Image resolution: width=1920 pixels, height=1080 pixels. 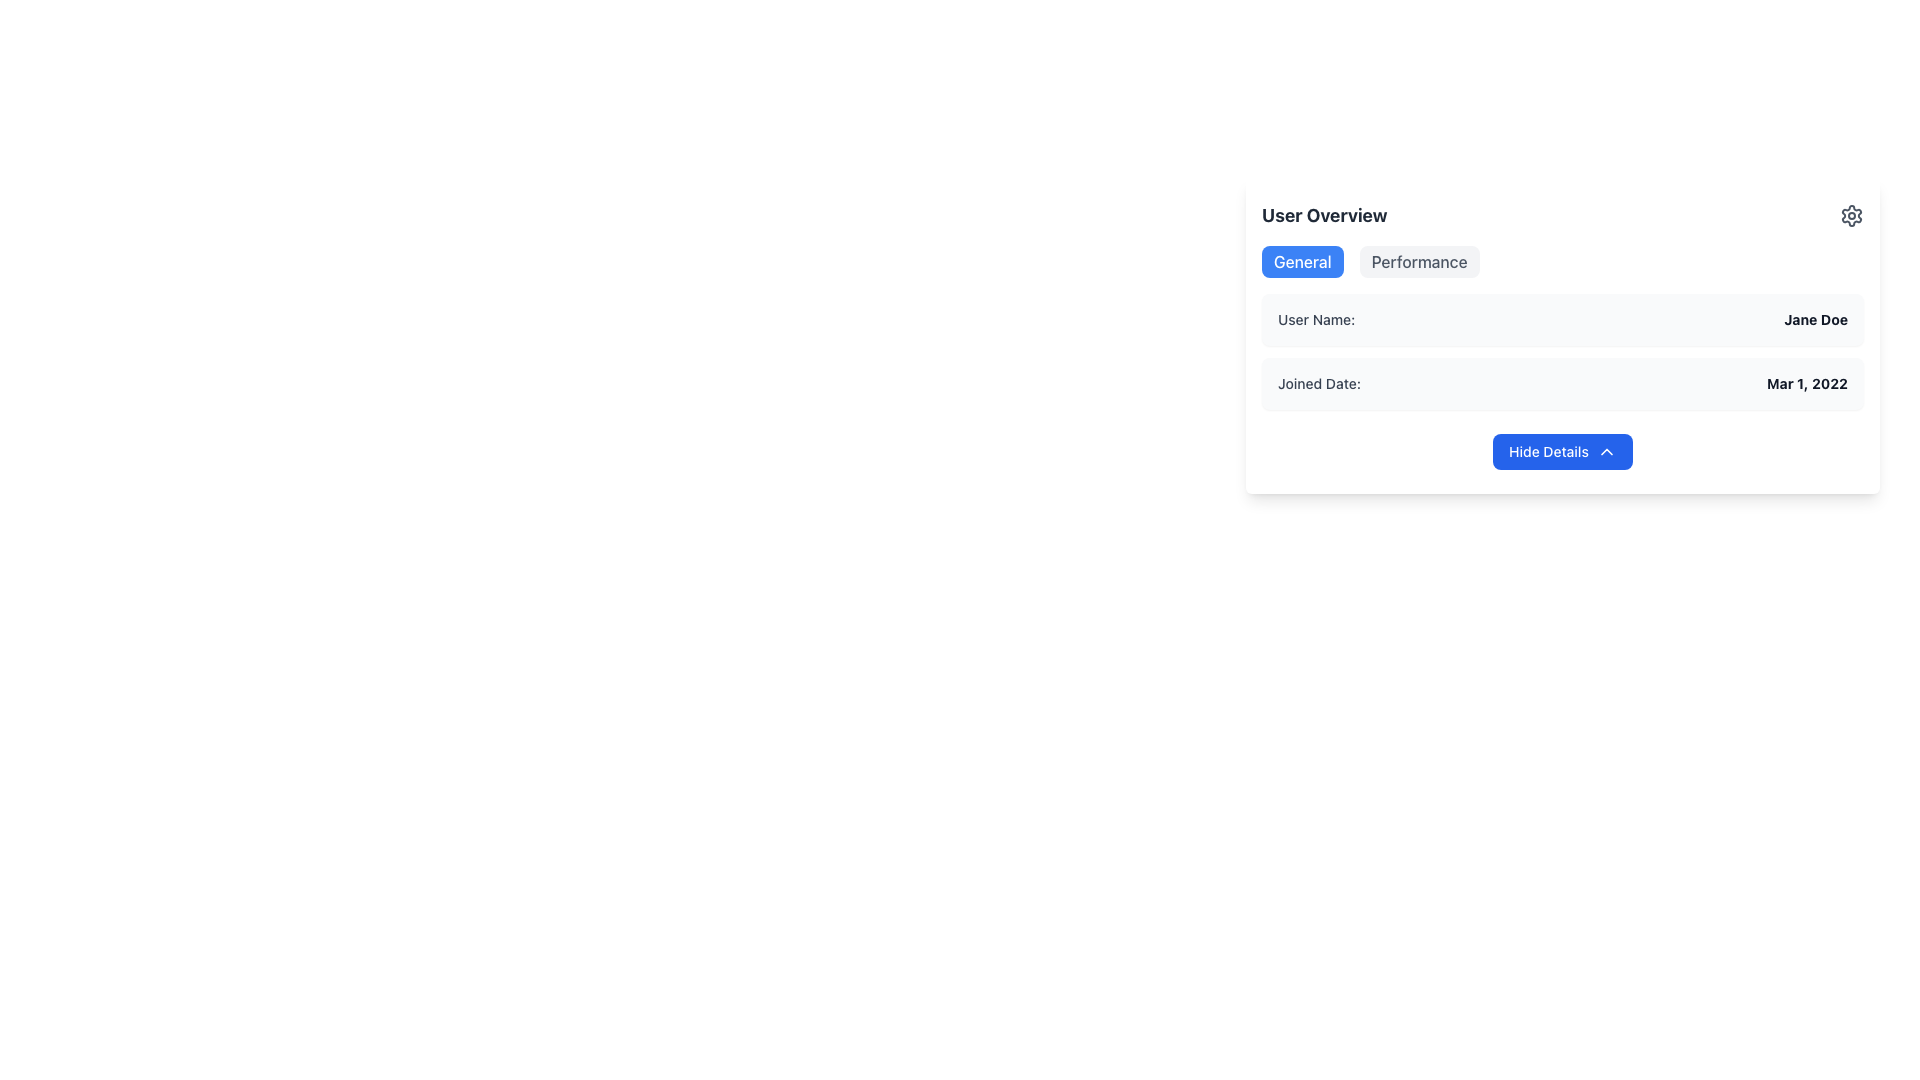 I want to click on the 'Performance' tab in the navigation bar located within the 'User Overview' section, so click(x=1562, y=261).